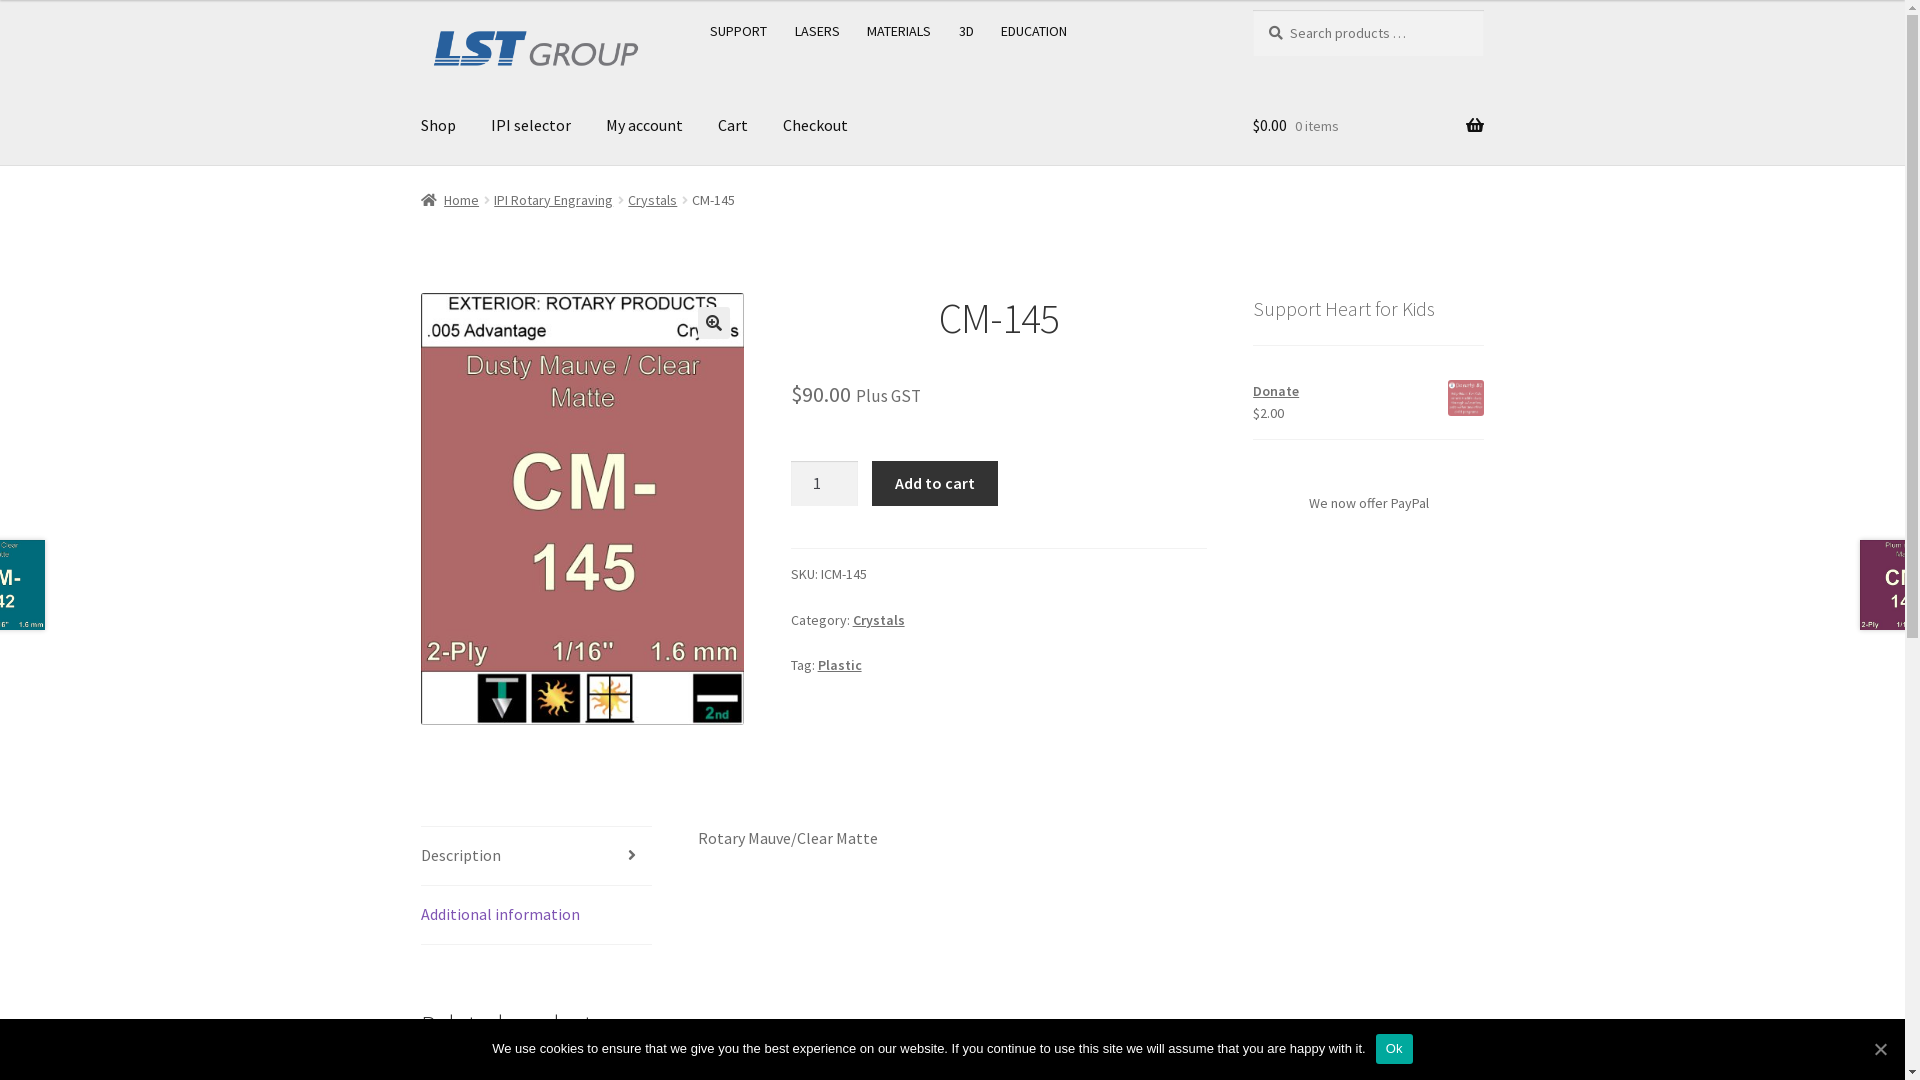 The image size is (1920, 1080). What do you see at coordinates (933, 483) in the screenshot?
I see `'Add to cart'` at bounding box center [933, 483].